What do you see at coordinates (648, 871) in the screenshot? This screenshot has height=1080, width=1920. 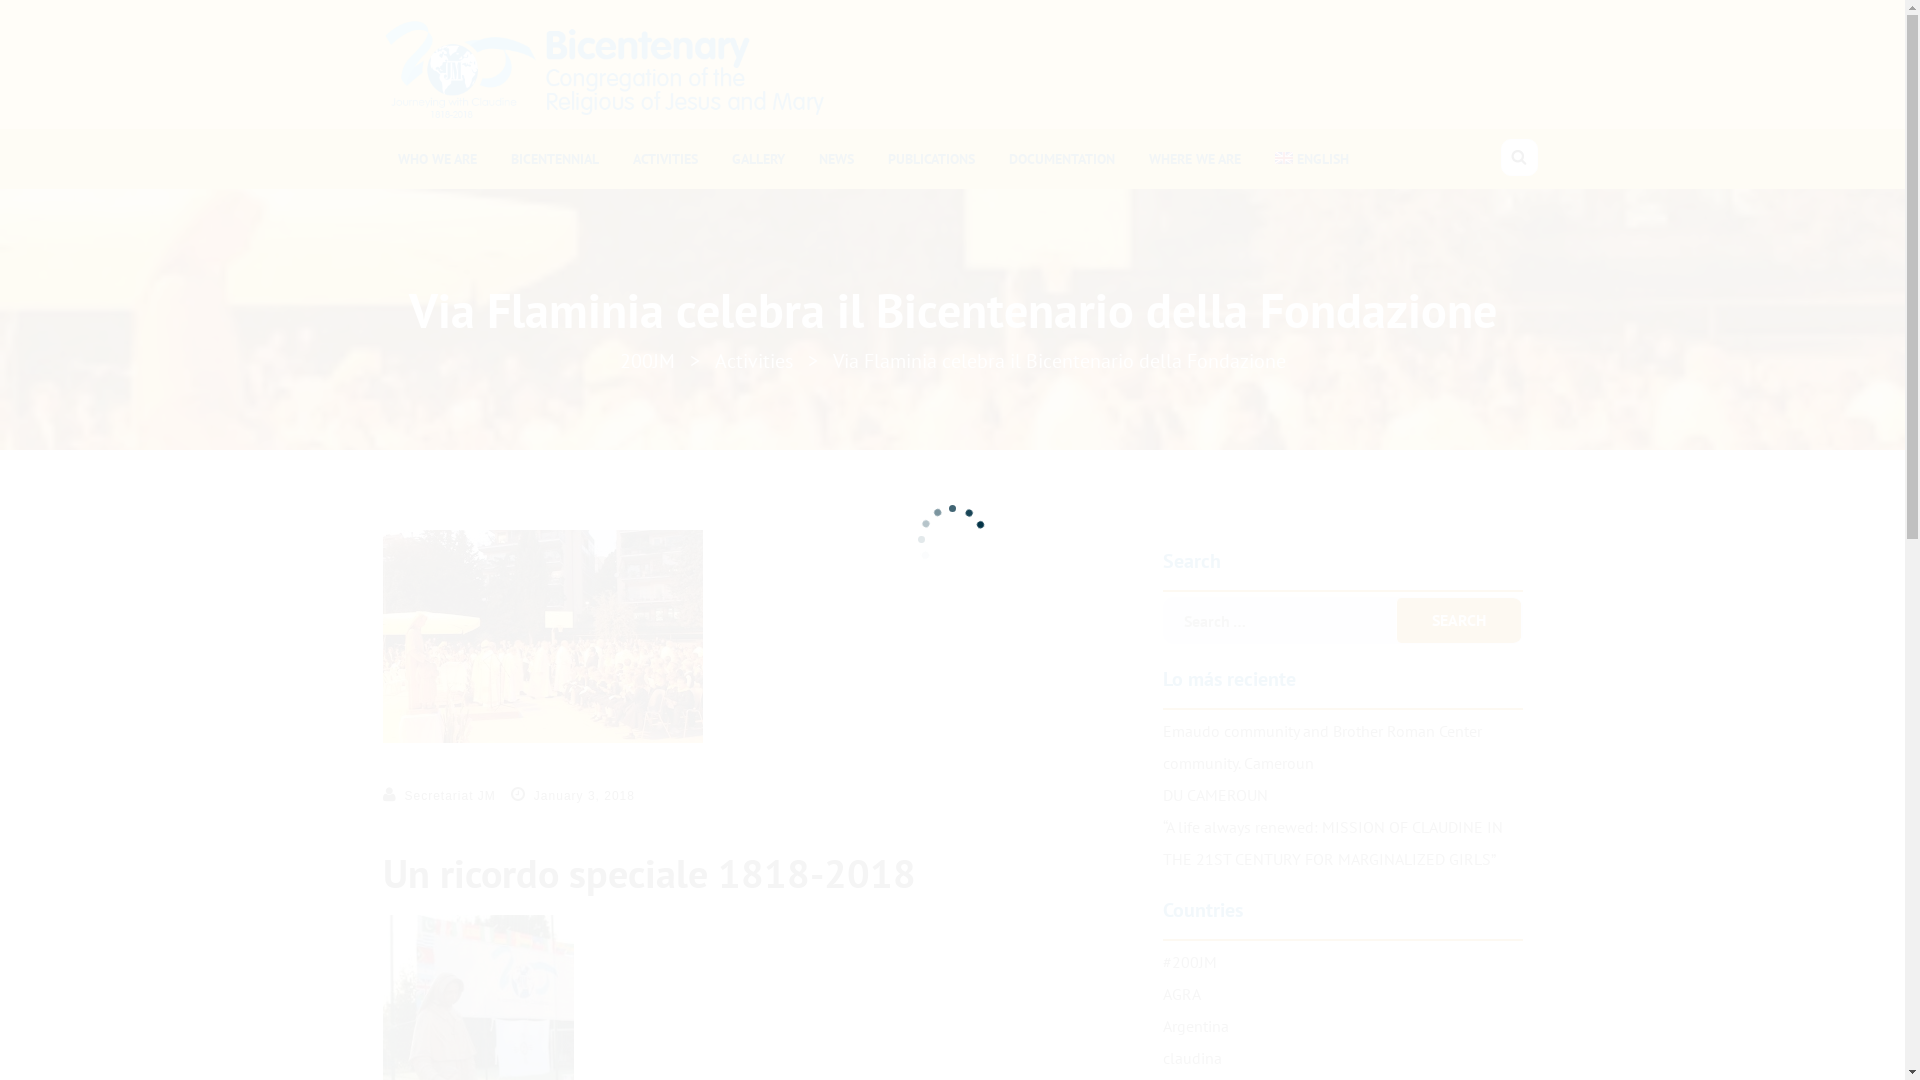 I see `'Un ricordo speciale 1818-2018'` at bounding box center [648, 871].